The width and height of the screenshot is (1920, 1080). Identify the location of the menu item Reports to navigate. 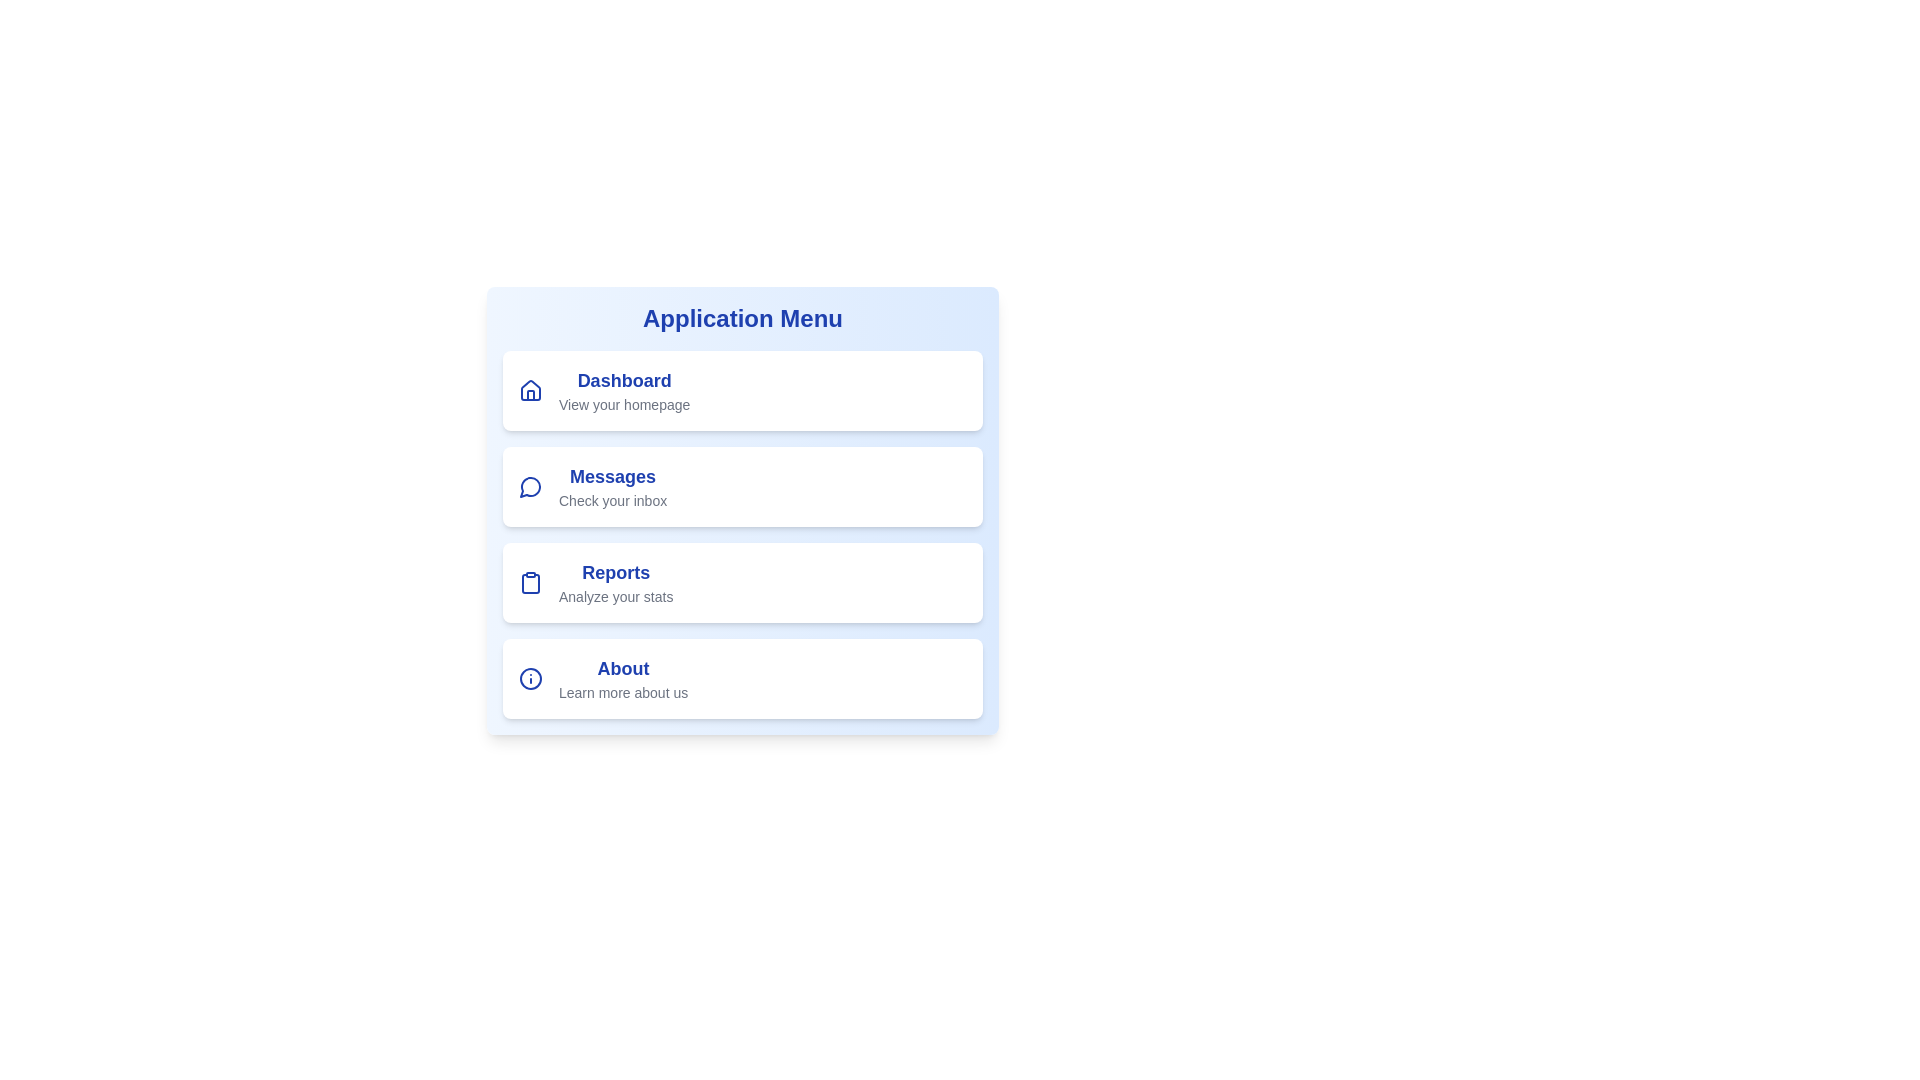
(742, 582).